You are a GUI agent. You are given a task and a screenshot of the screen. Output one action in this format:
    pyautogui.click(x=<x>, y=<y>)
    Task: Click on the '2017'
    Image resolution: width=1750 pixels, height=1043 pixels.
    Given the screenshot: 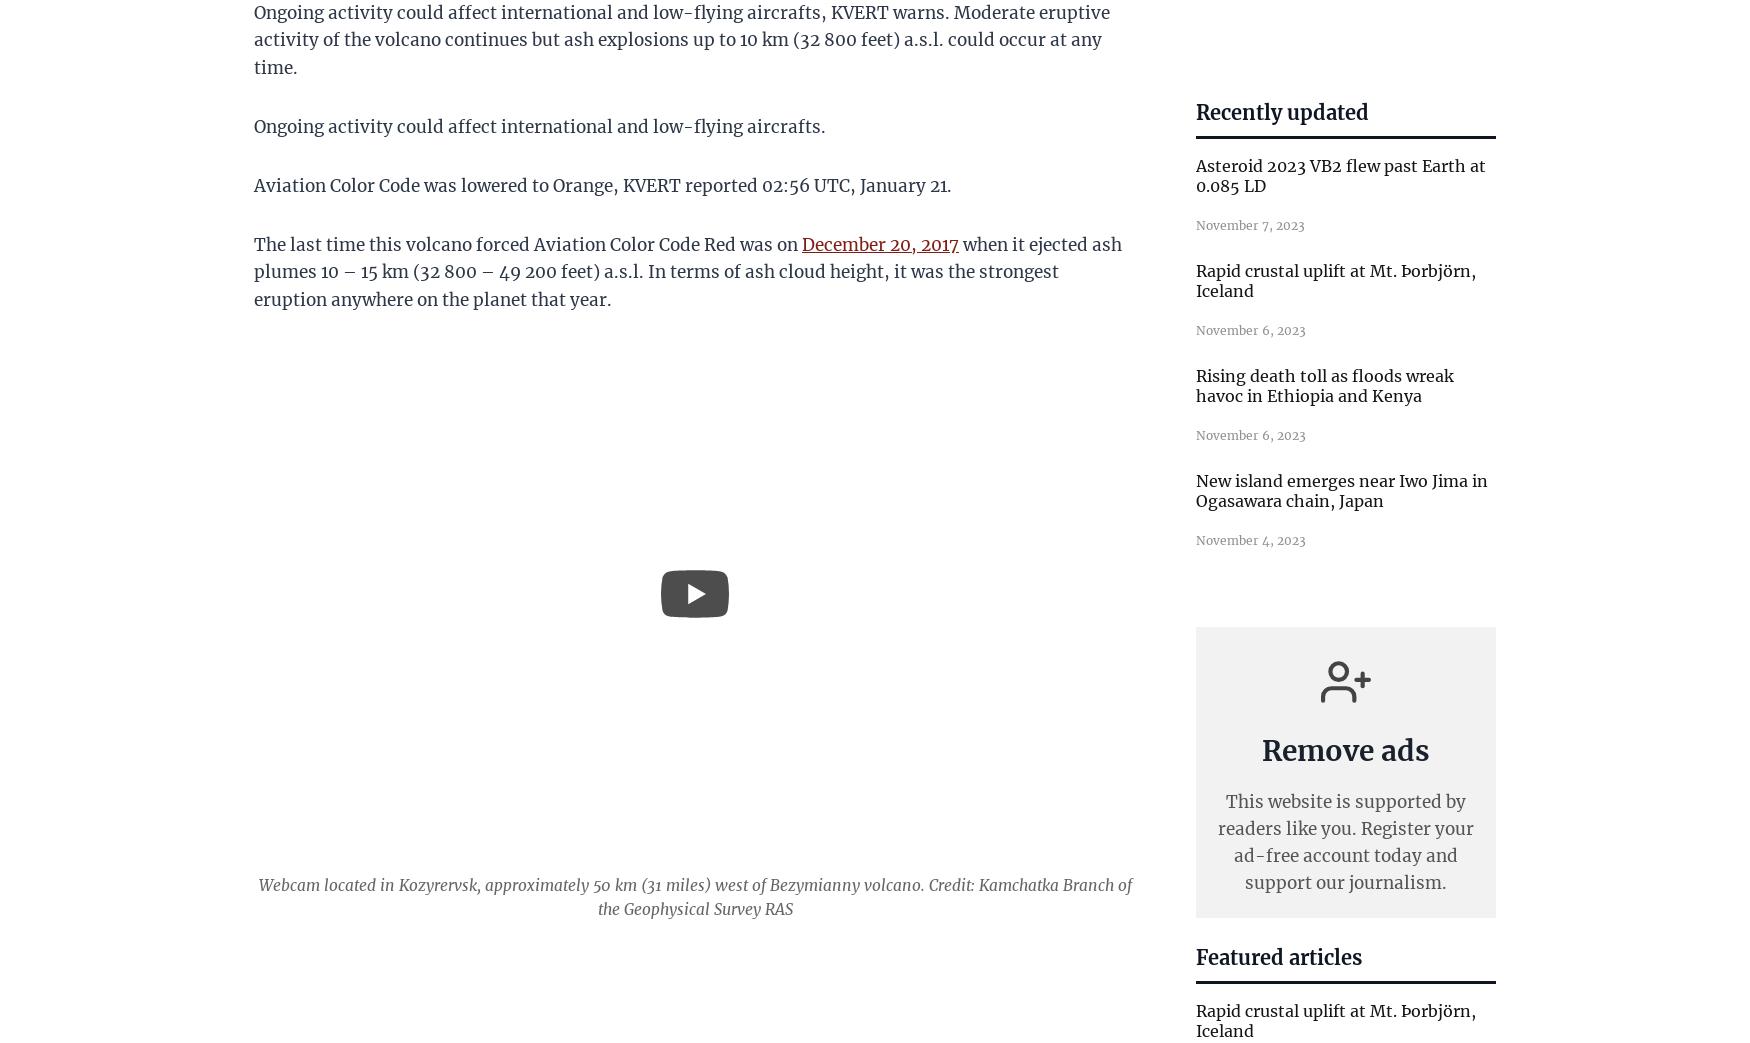 What is the action you would take?
    pyautogui.click(x=939, y=245)
    